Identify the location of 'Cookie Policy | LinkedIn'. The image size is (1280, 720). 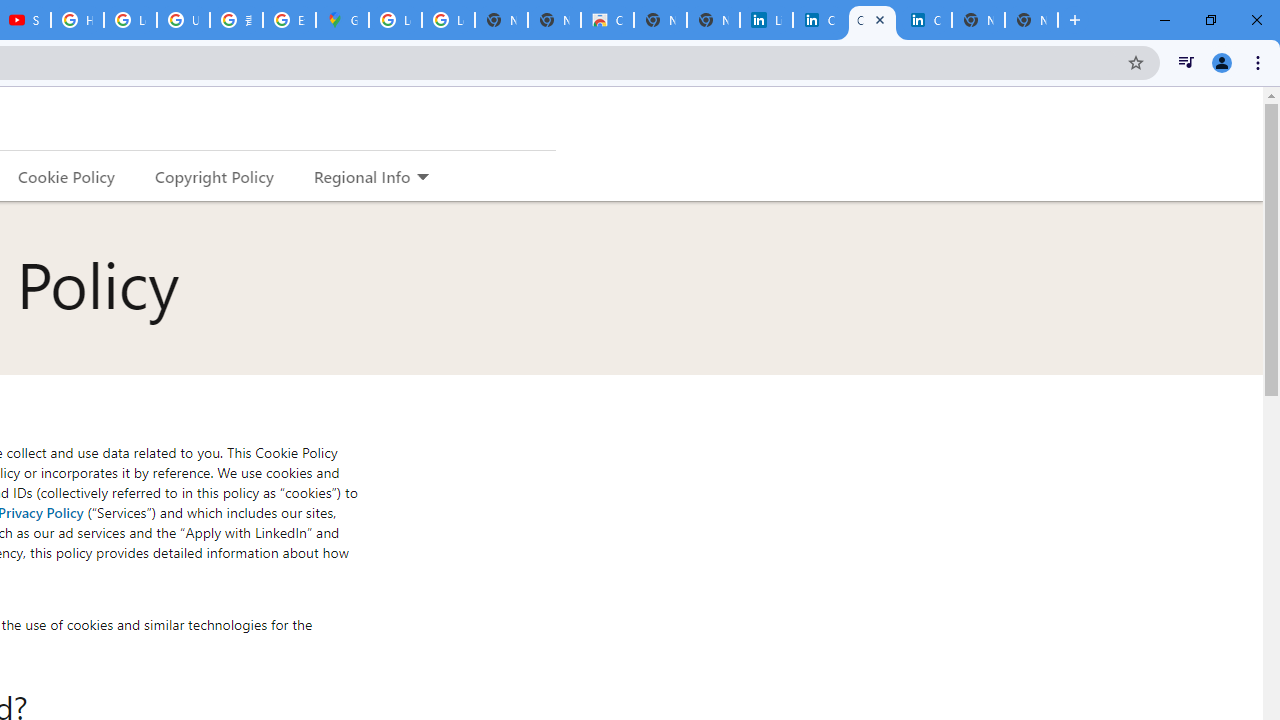
(819, 20).